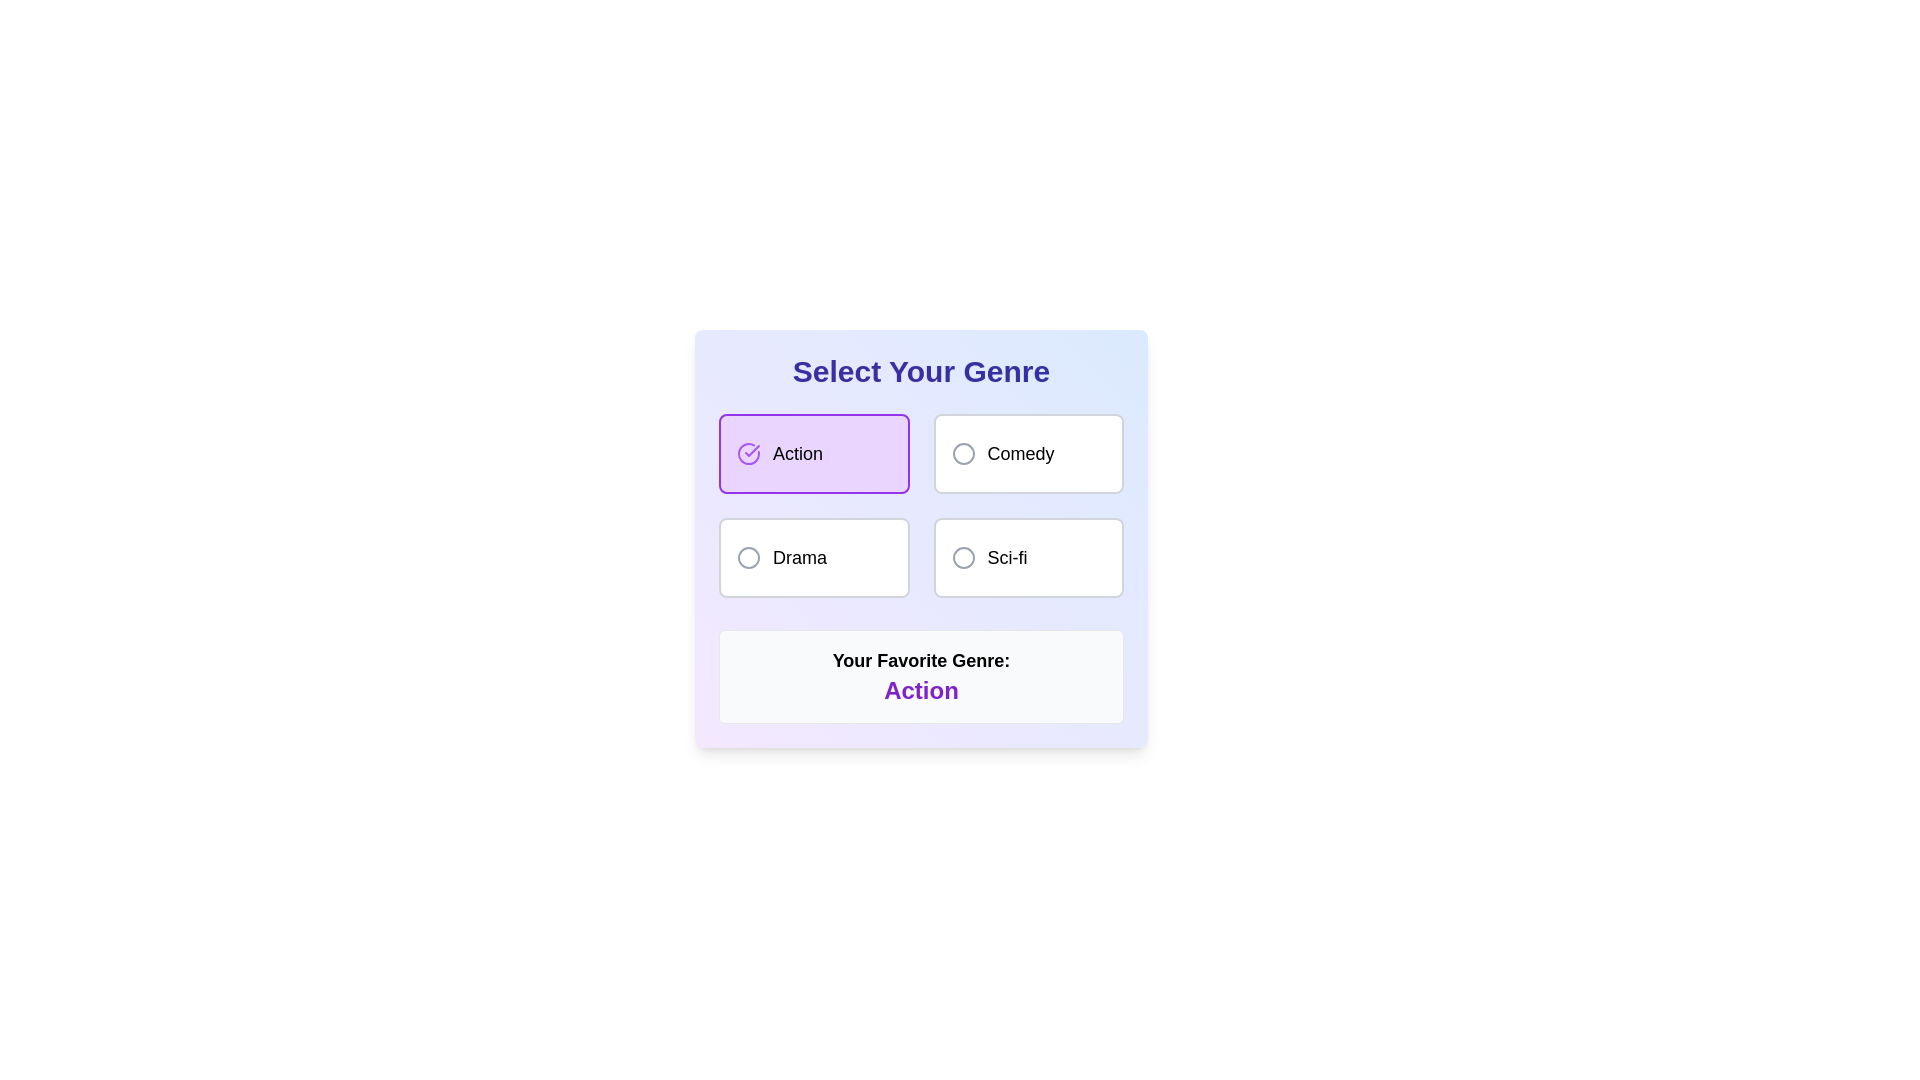 The height and width of the screenshot is (1080, 1920). What do you see at coordinates (1007, 558) in the screenshot?
I see `label for the 'Sci-fi' genre preference, which is located inside the bottom-right option of a 2x2 grid of genre buttons, accompanied by an unselected radio button` at bounding box center [1007, 558].